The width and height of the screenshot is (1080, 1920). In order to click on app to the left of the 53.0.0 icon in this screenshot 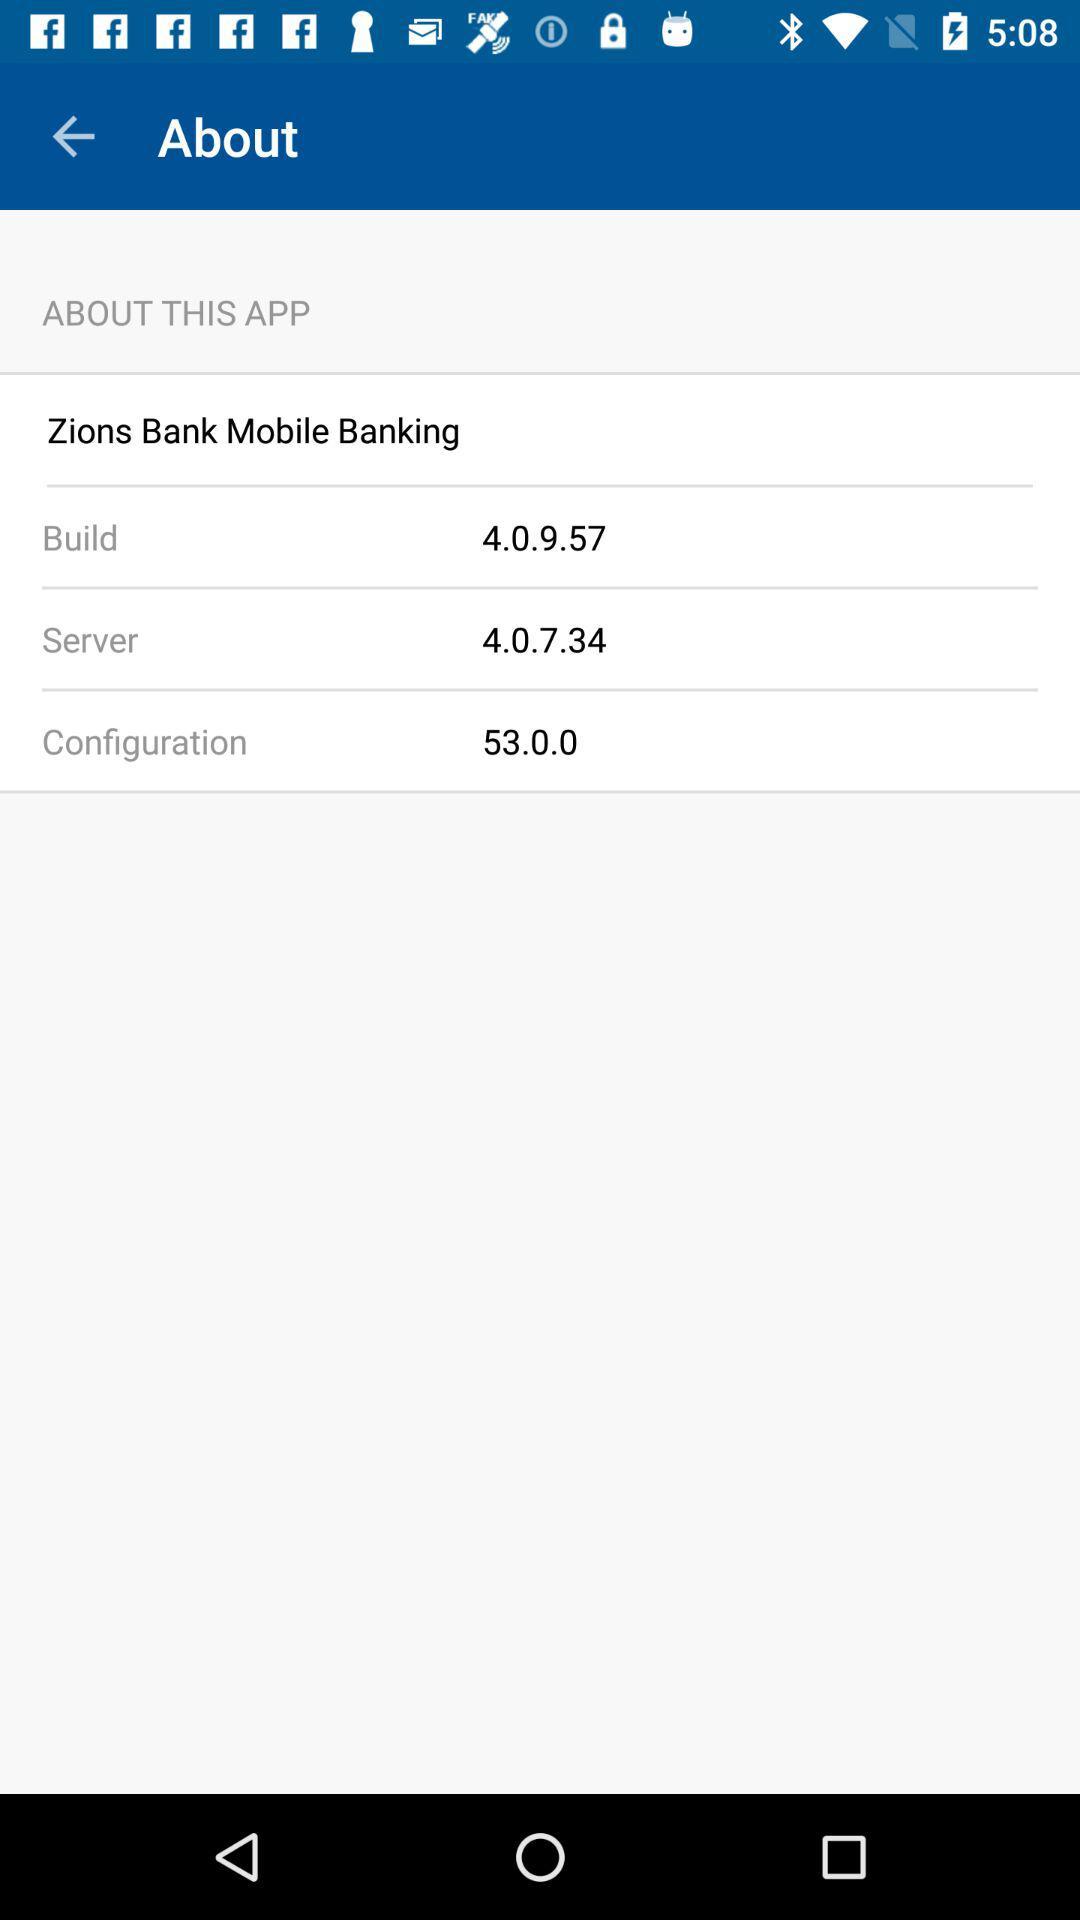, I will do `click(240, 739)`.